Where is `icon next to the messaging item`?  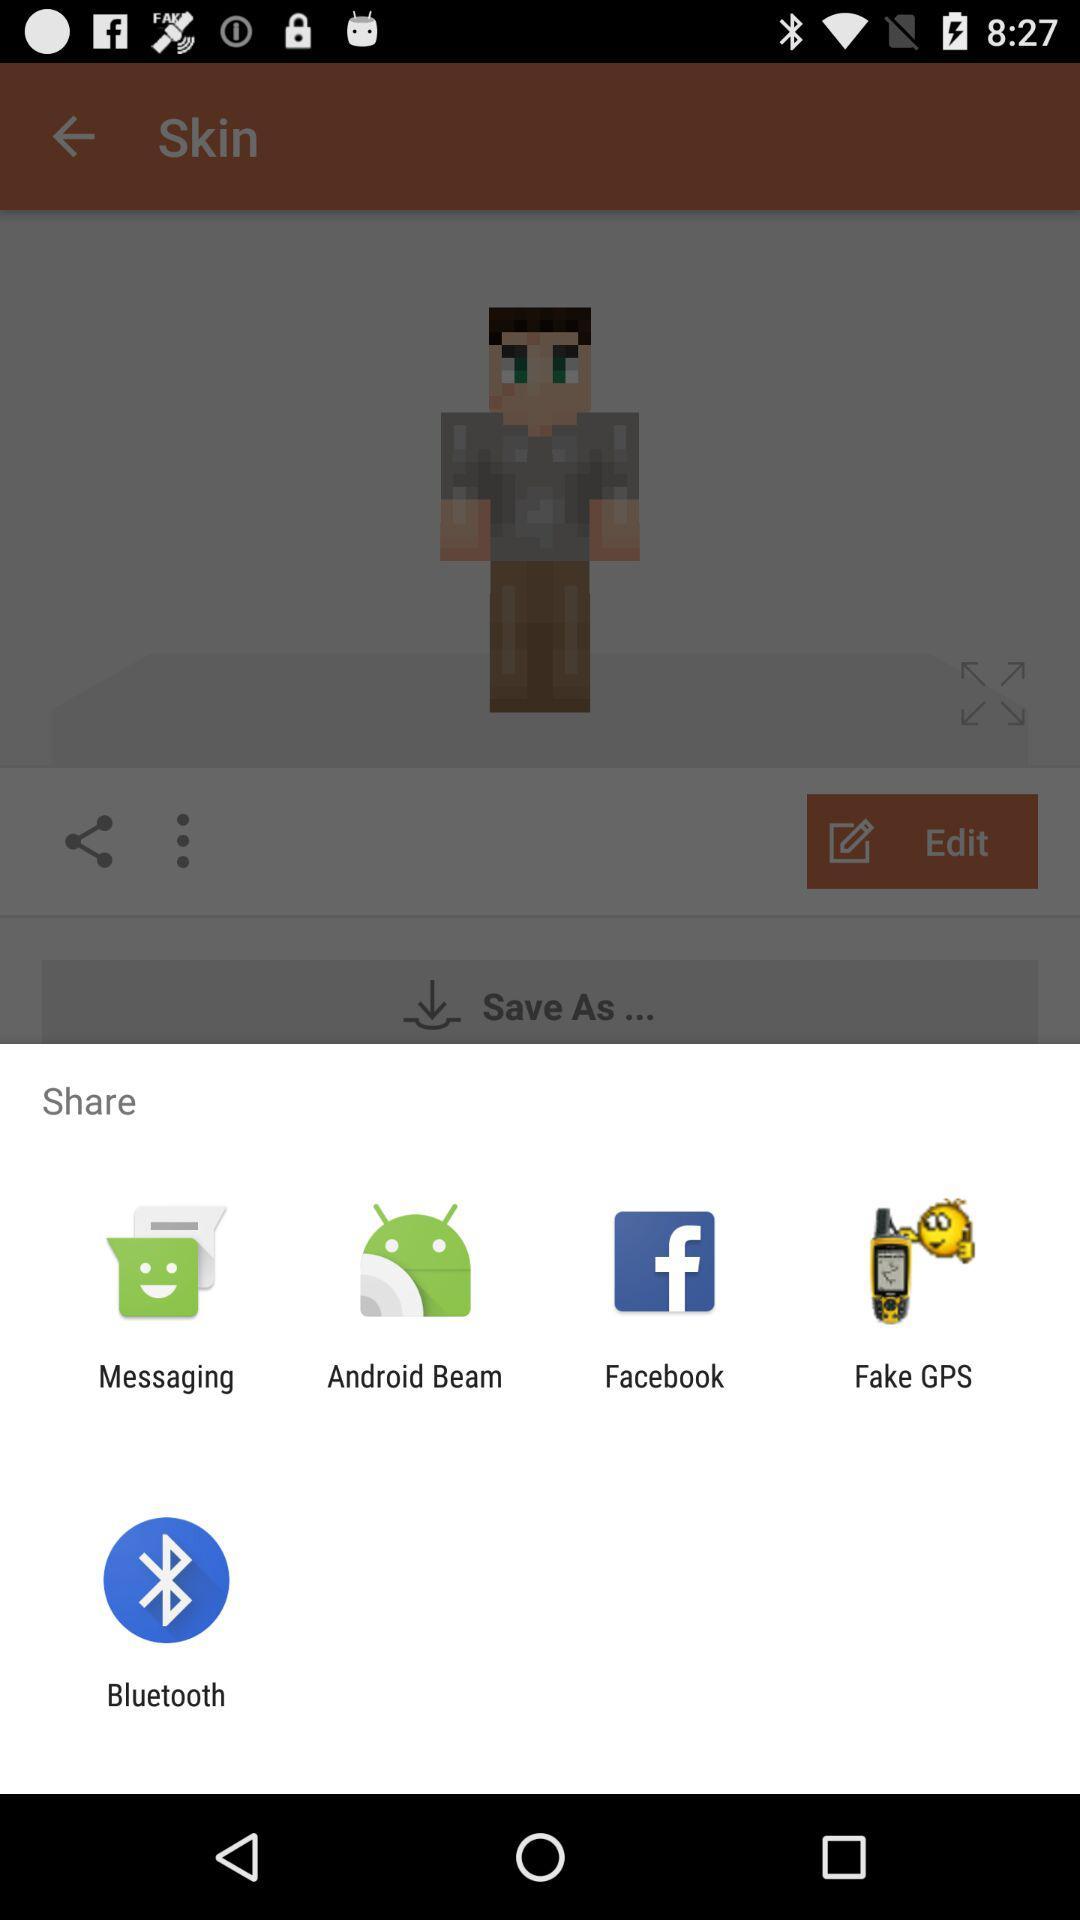 icon next to the messaging item is located at coordinates (414, 1392).